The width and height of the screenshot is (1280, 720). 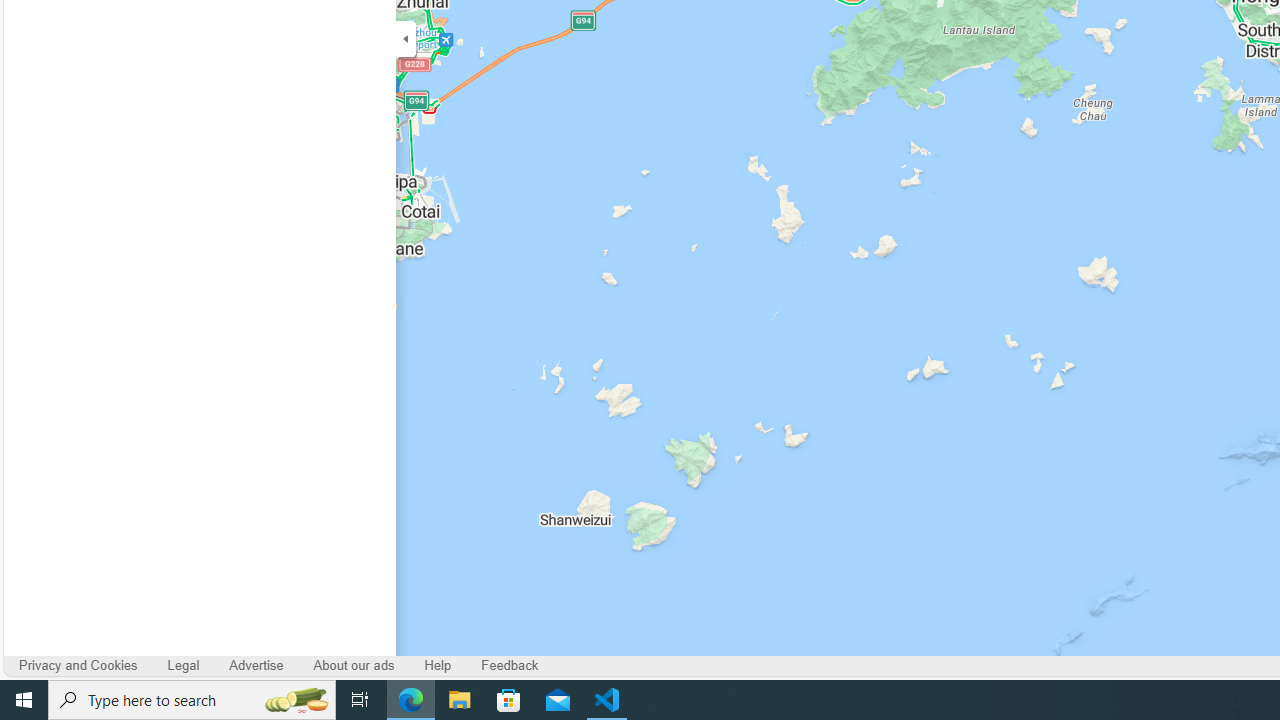 I want to click on 'Privacy and Cookies', so click(x=78, y=666).